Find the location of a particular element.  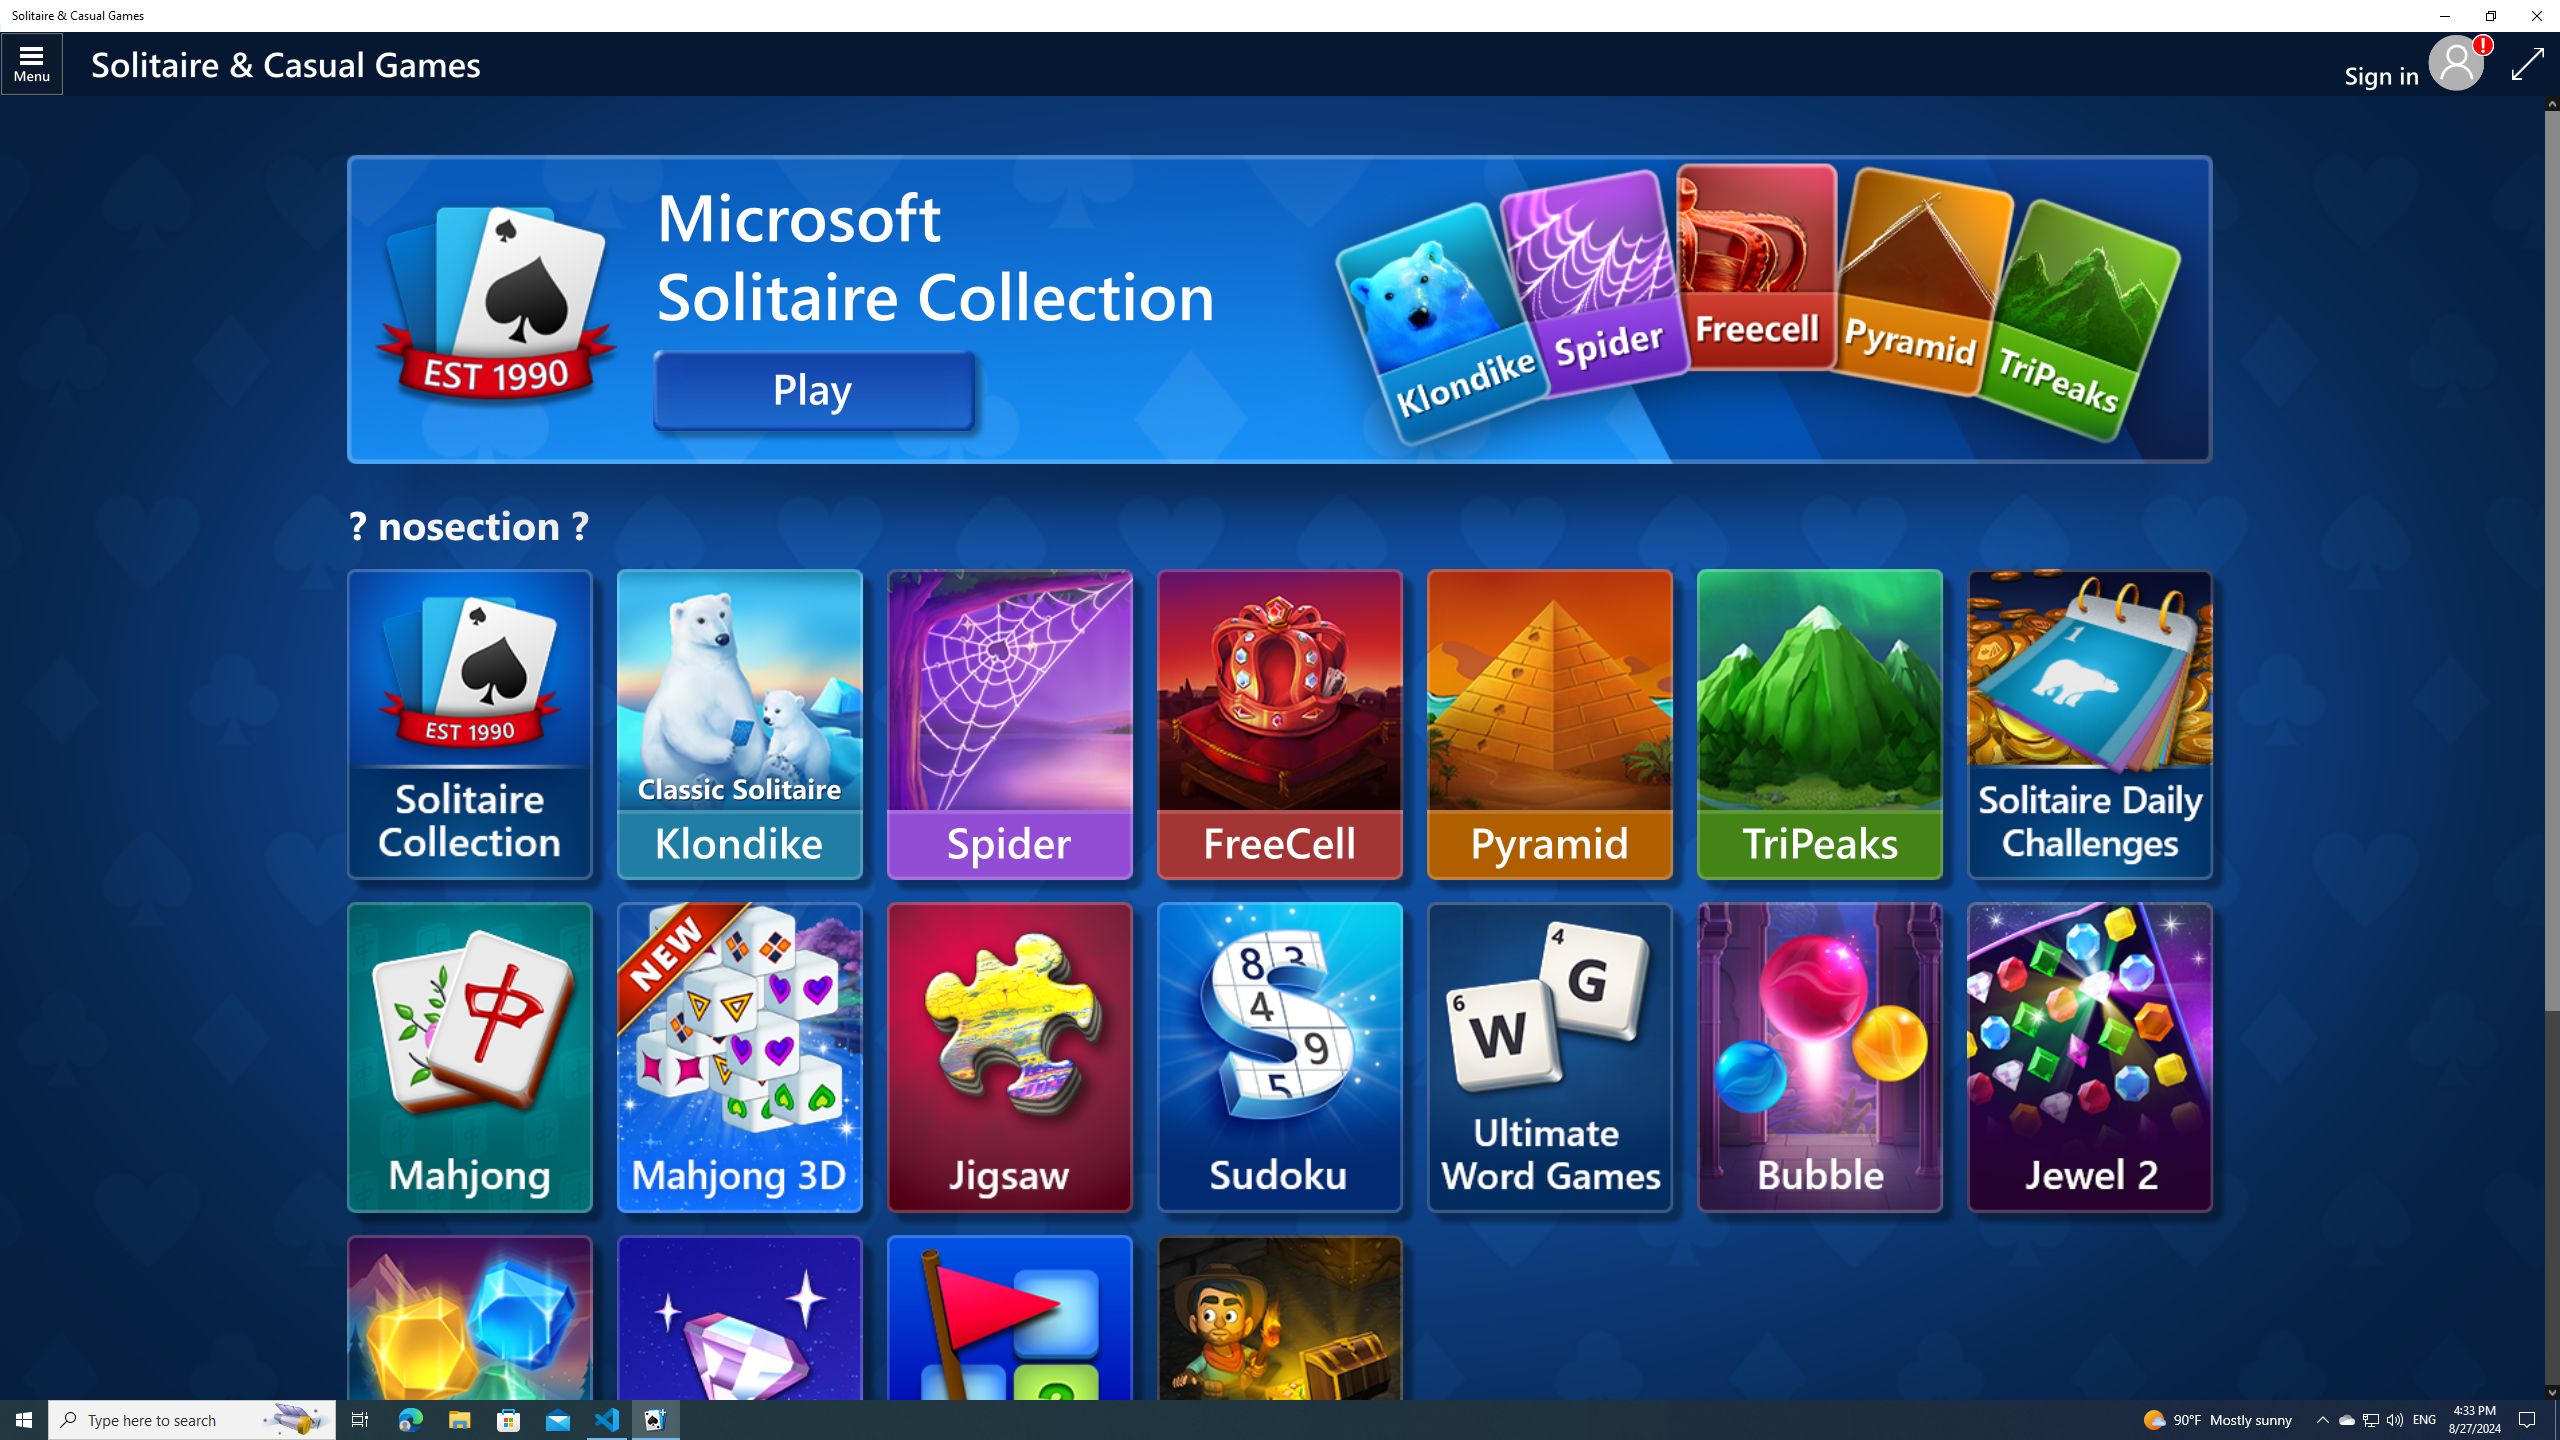

'FreeCell' is located at coordinates (1280, 723).